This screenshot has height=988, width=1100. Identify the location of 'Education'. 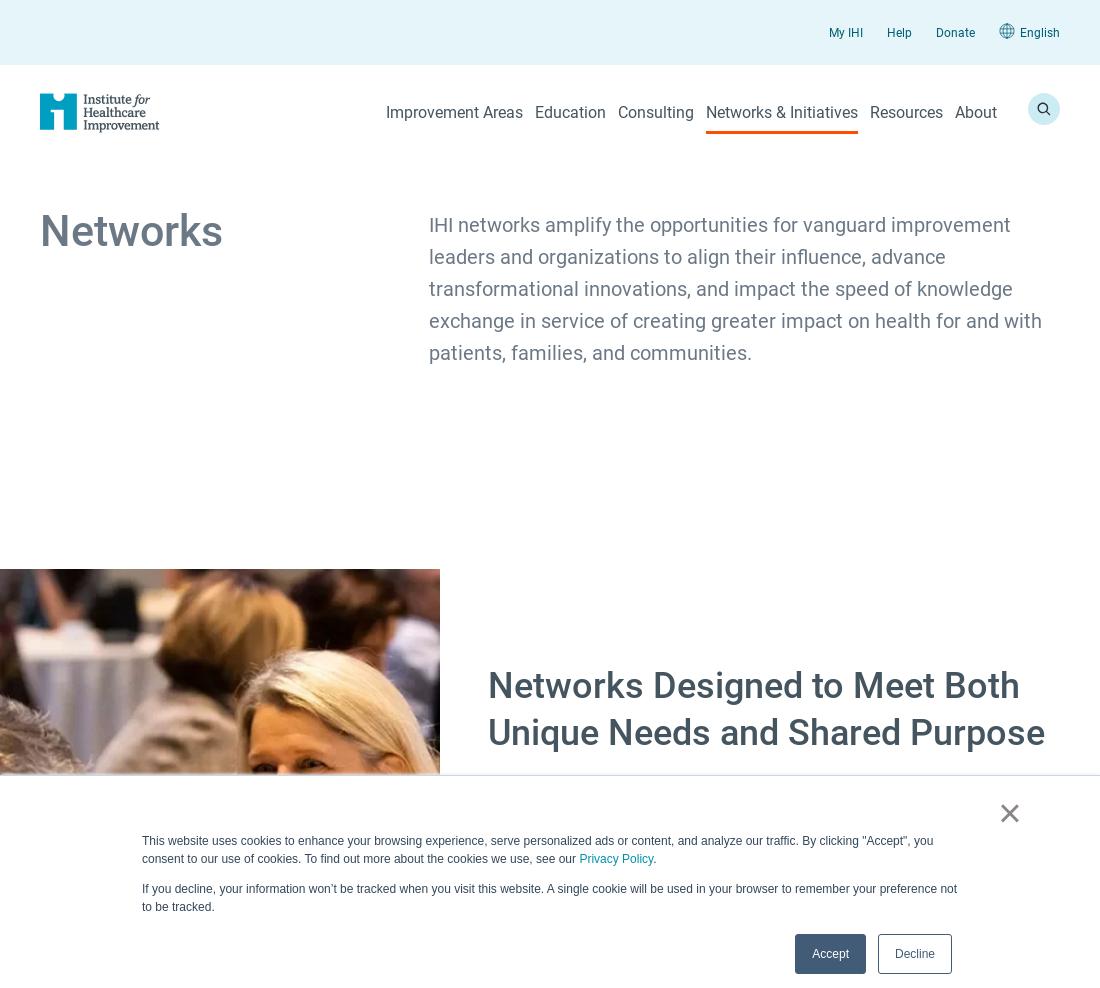
(569, 111).